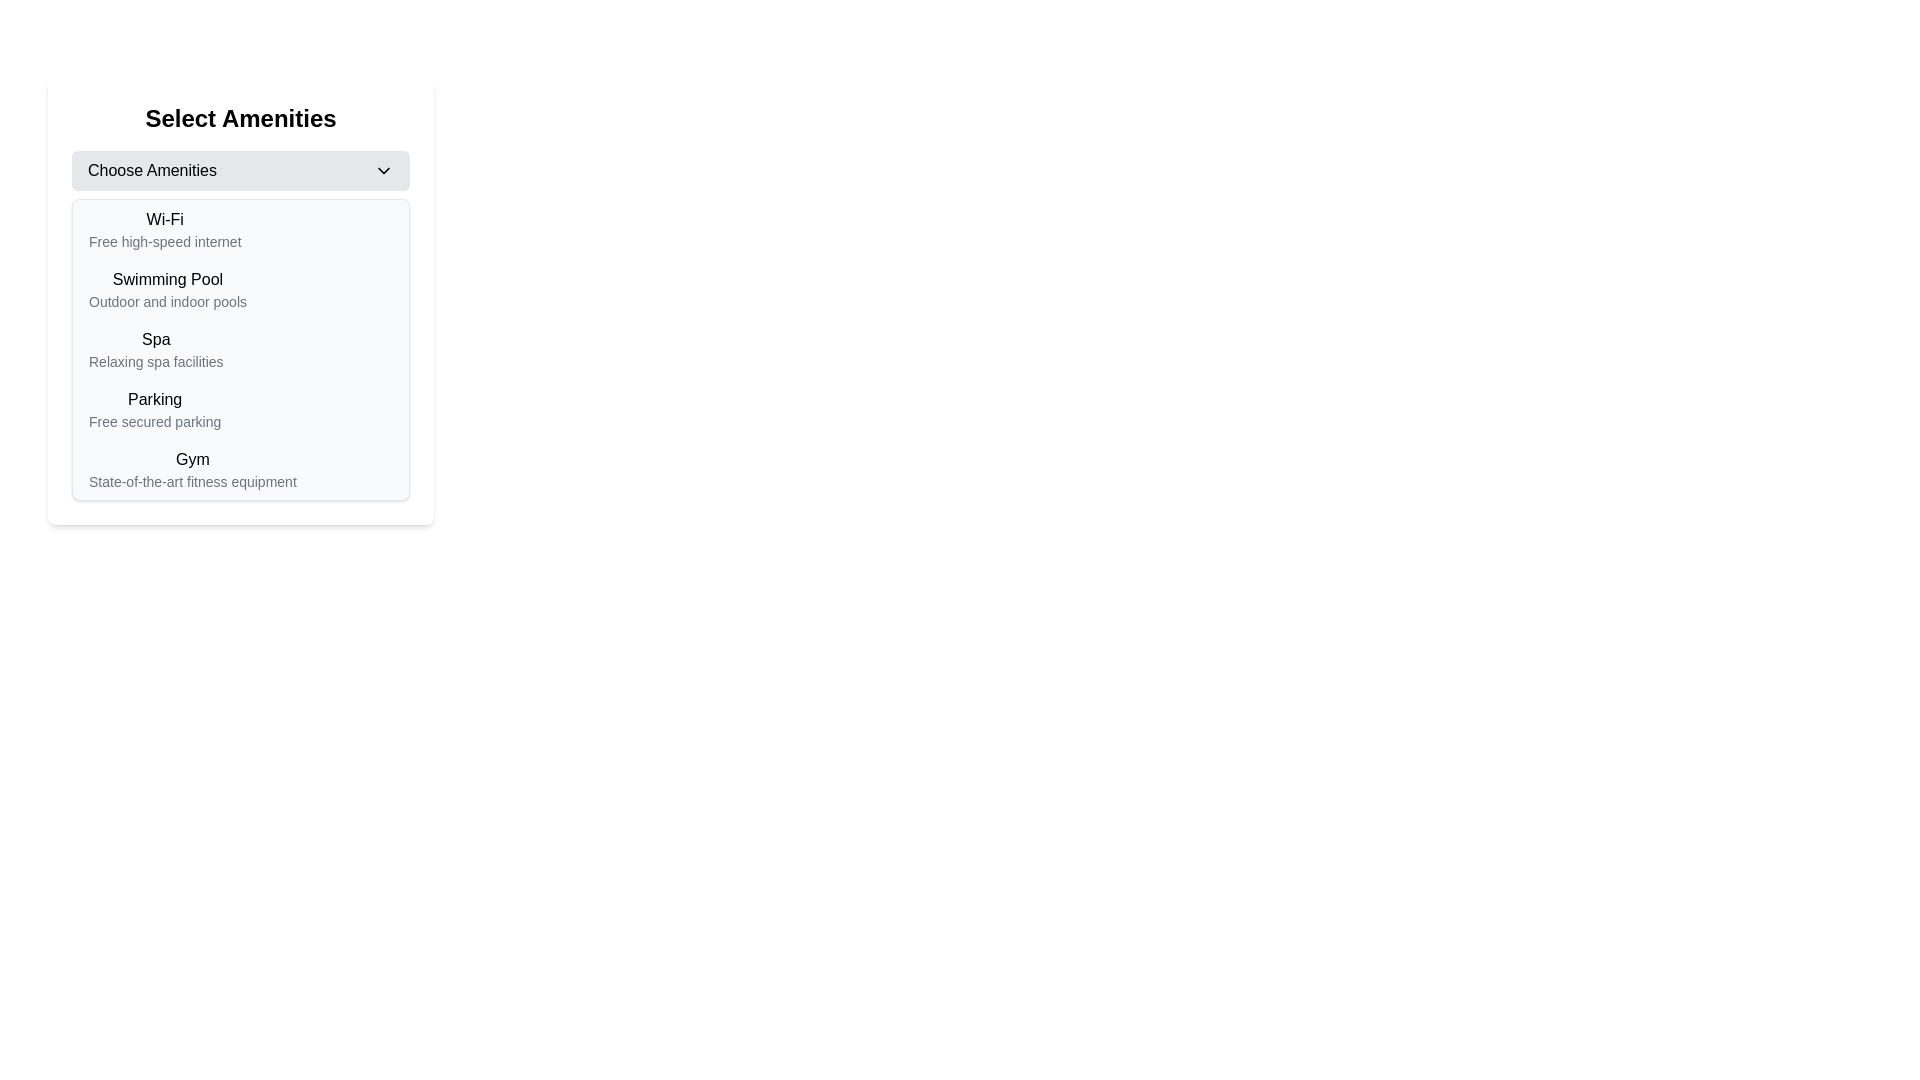 The height and width of the screenshot is (1080, 1920). Describe the element at coordinates (192, 482) in the screenshot. I see `the 'State-of-the-art fitness equipment' text label to select or inquire about the amenity, which is styled as a secondary description below the 'Gym' label` at that location.